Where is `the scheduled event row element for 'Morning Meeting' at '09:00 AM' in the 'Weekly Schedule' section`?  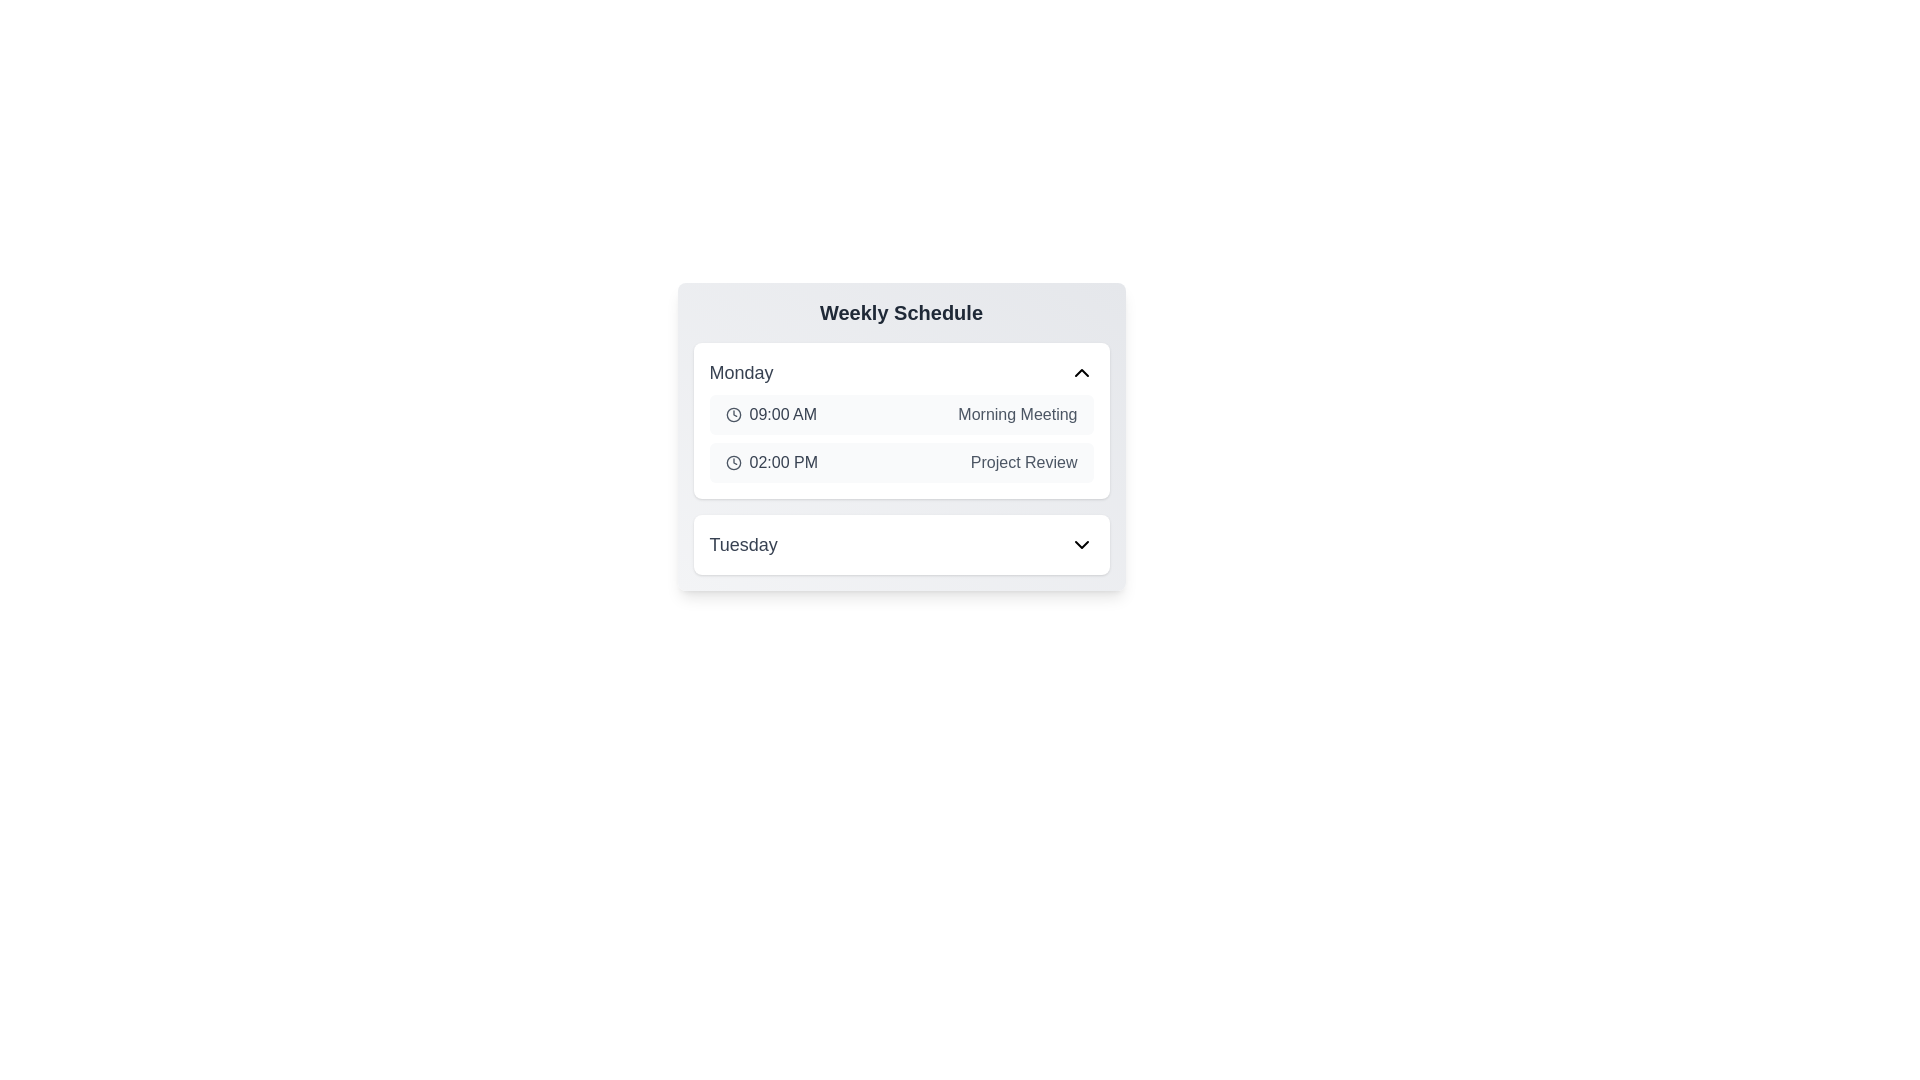 the scheduled event row element for 'Morning Meeting' at '09:00 AM' in the 'Weekly Schedule' section is located at coordinates (900, 414).